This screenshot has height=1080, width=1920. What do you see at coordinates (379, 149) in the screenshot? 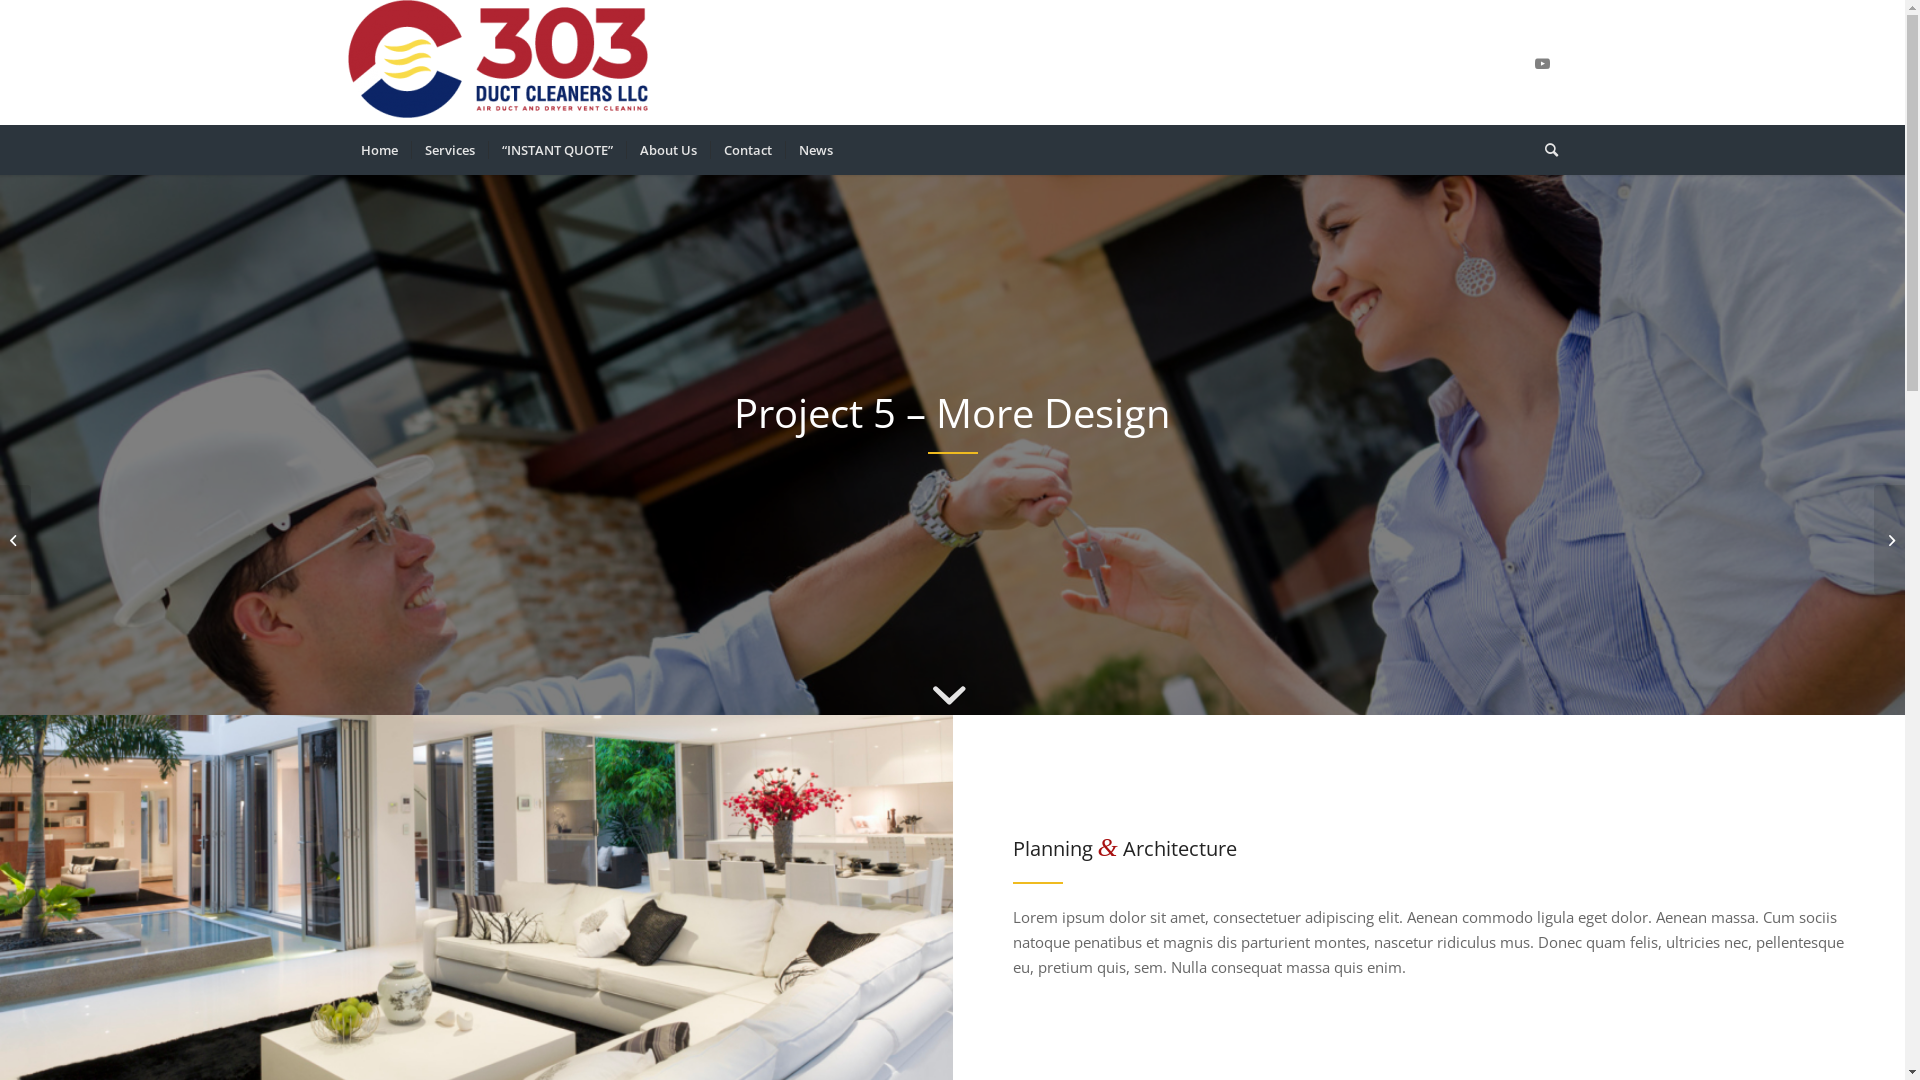
I see `'Home'` at bounding box center [379, 149].